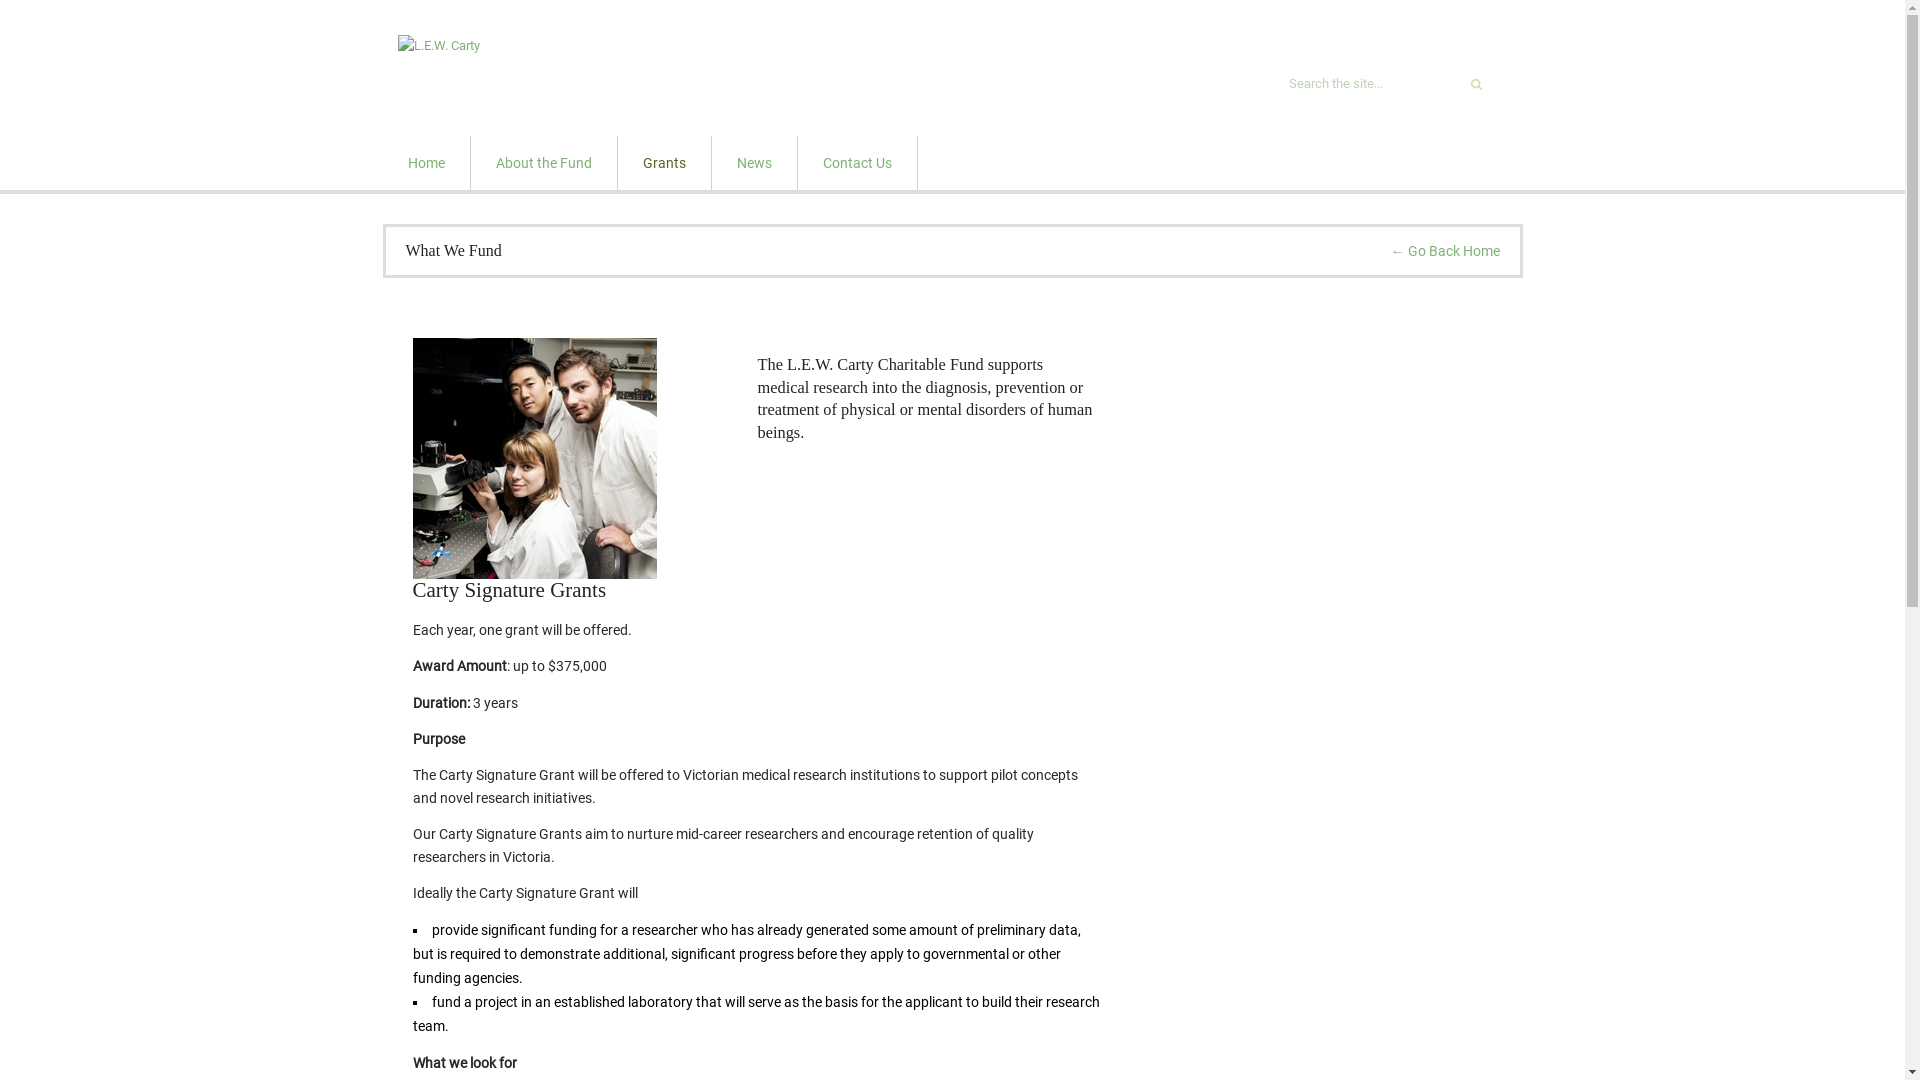 The width and height of the screenshot is (1920, 1080). What do you see at coordinates (821, 161) in the screenshot?
I see `'Contact Us'` at bounding box center [821, 161].